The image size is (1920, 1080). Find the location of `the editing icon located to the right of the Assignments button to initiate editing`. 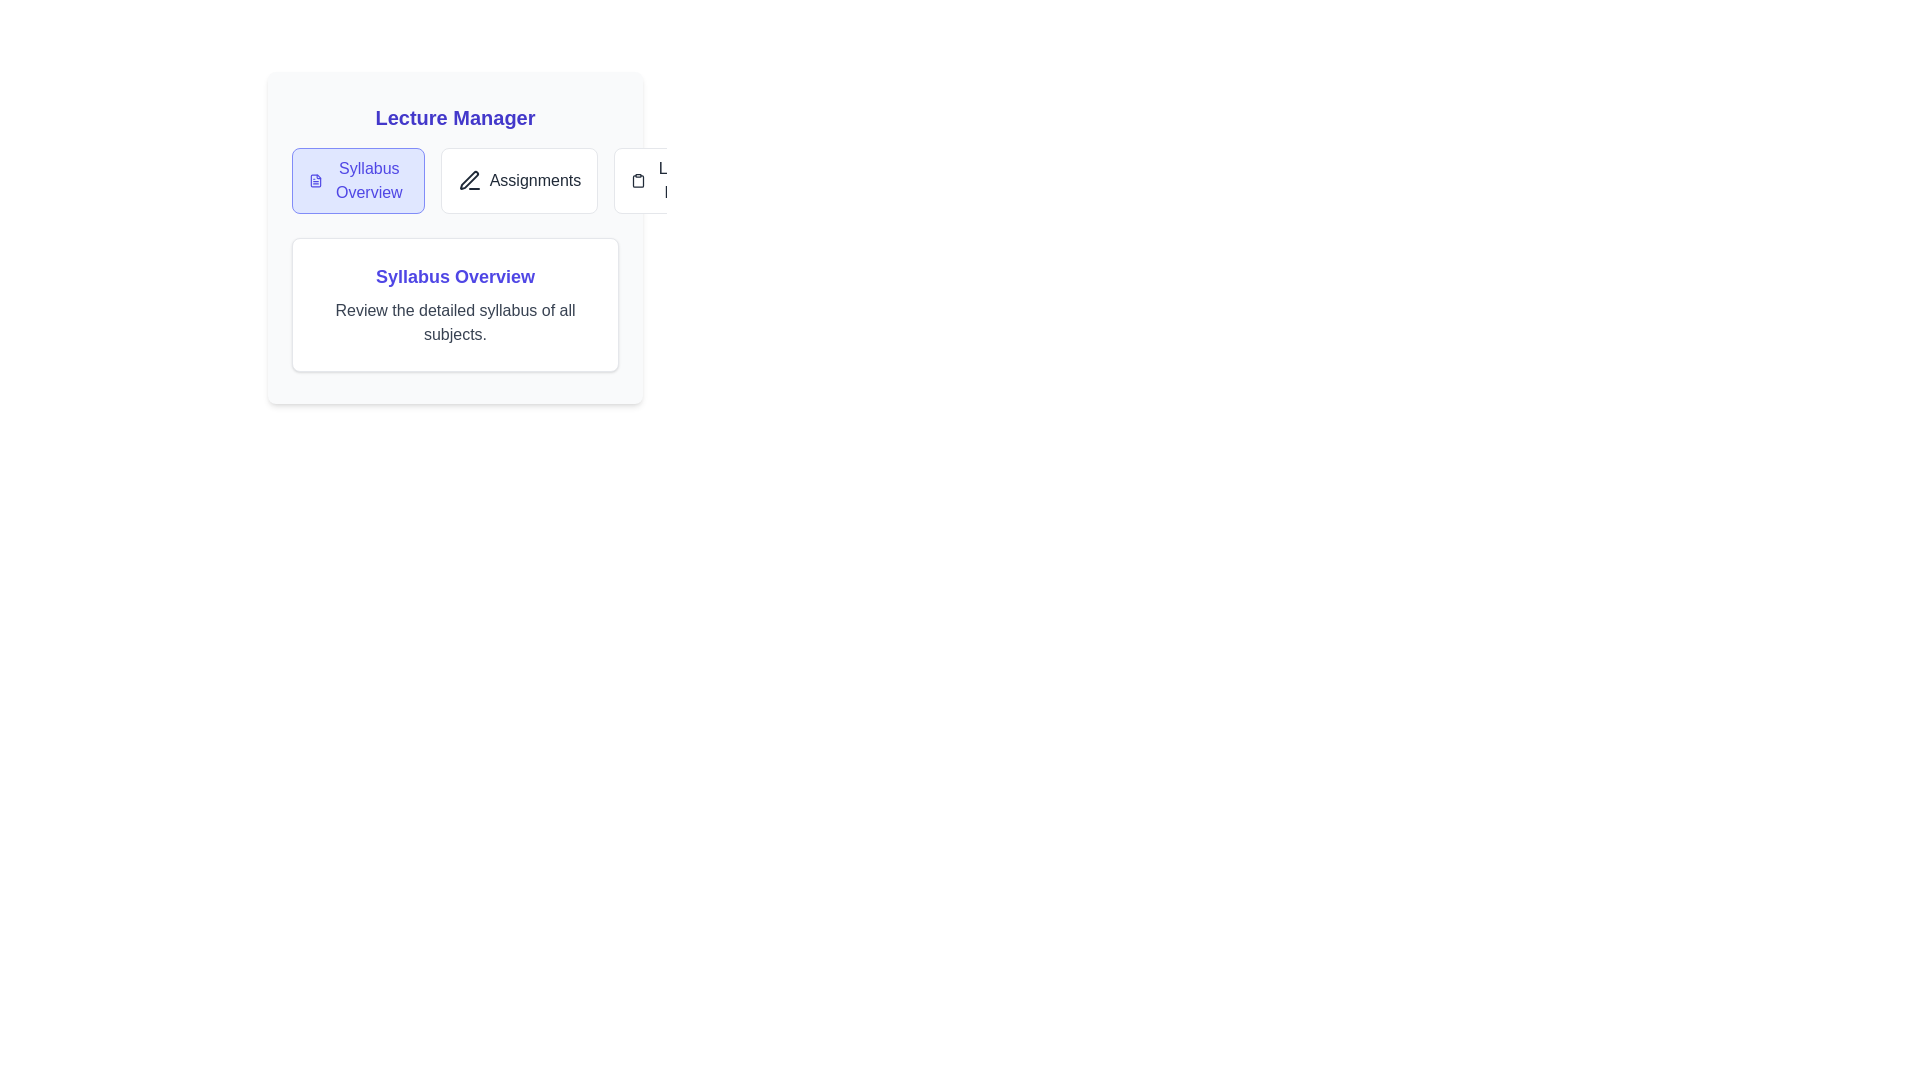

the editing icon located to the right of the Assignments button to initiate editing is located at coordinates (468, 180).